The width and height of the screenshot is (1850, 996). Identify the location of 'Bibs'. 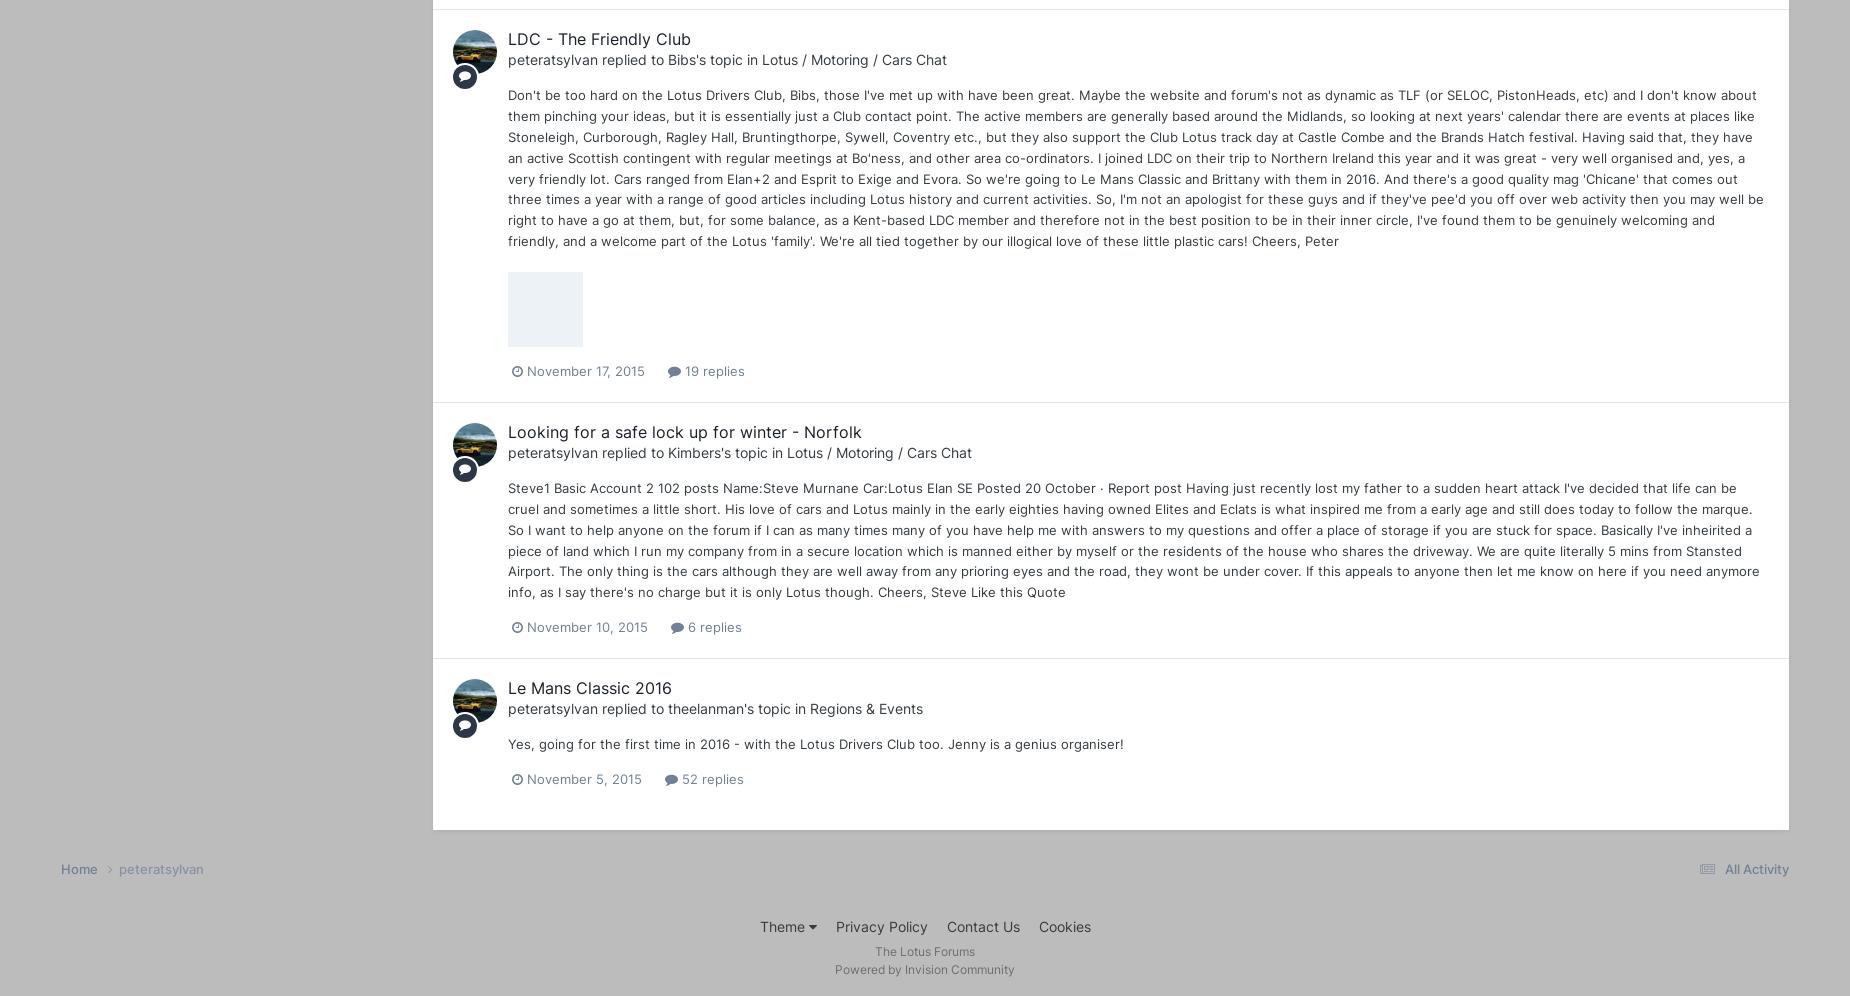
(681, 58).